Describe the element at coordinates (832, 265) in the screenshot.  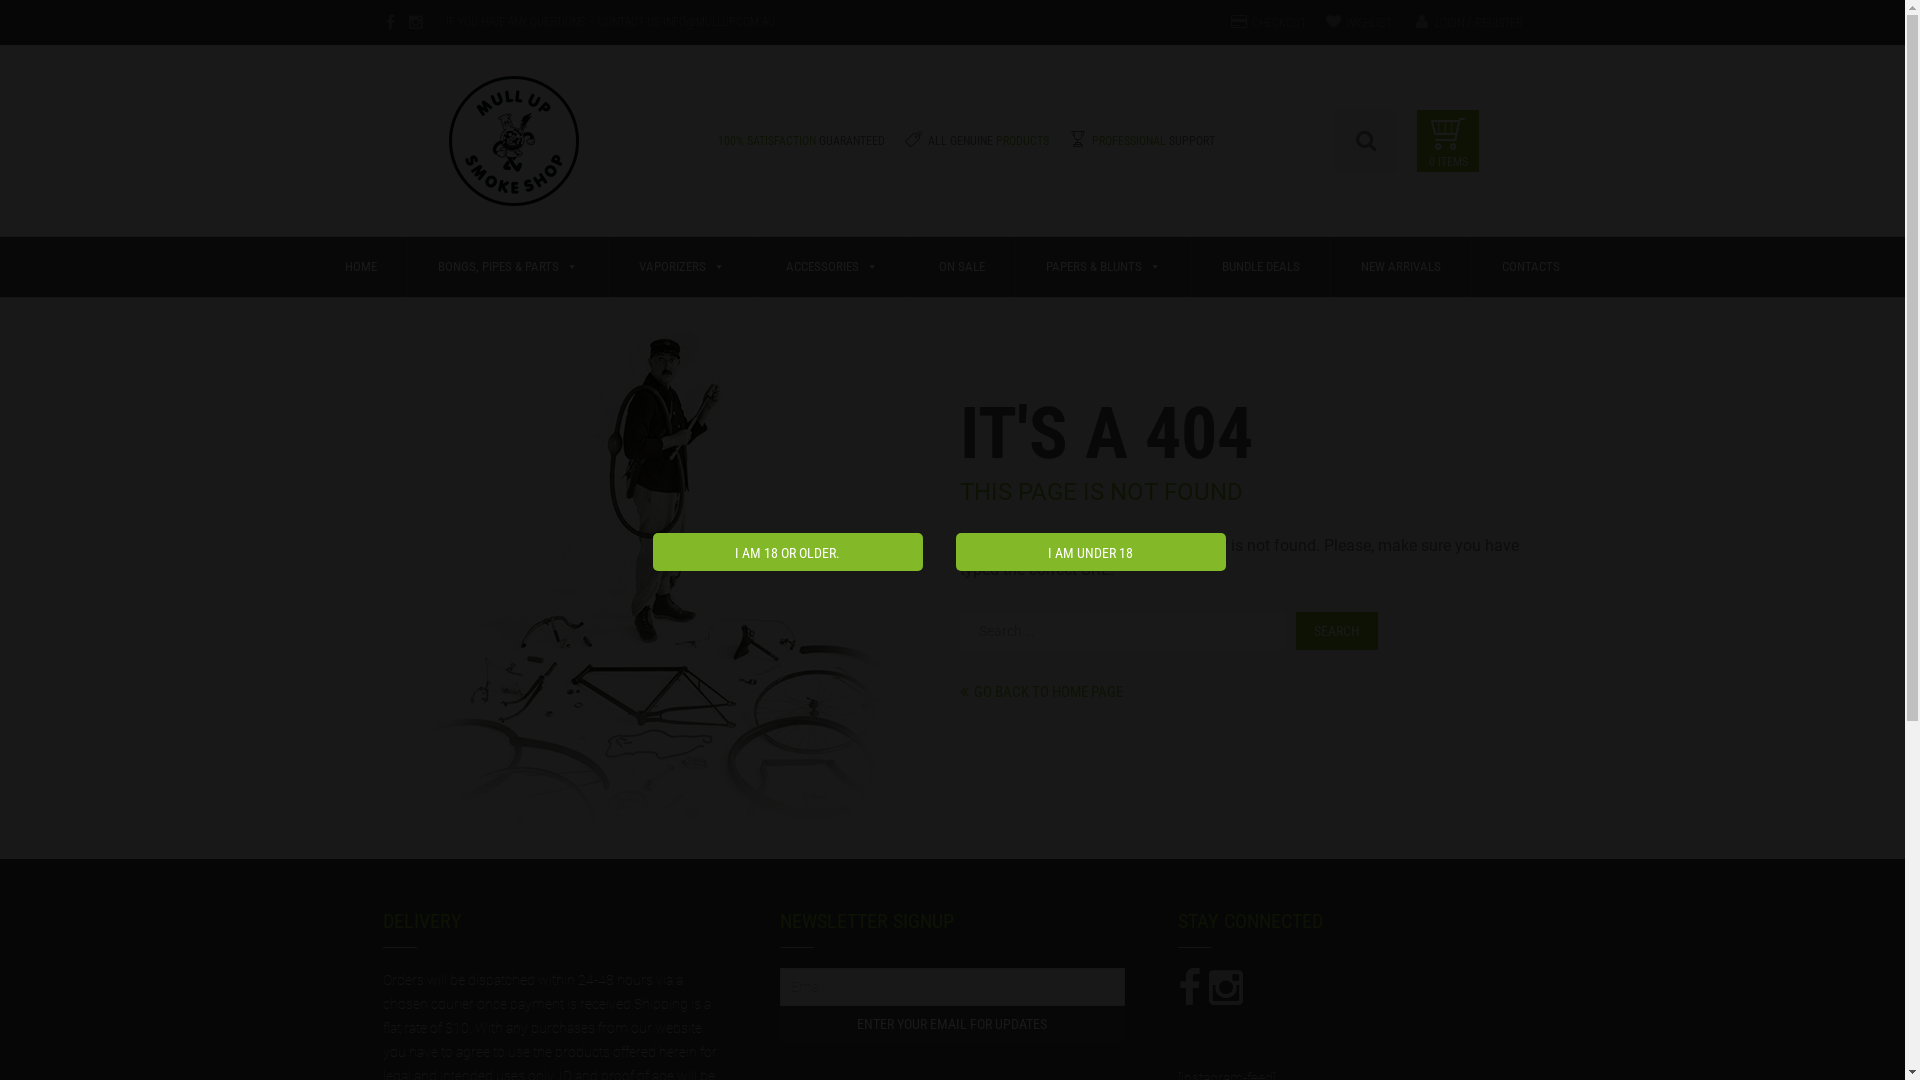
I see `'ACCESSORIES'` at that location.